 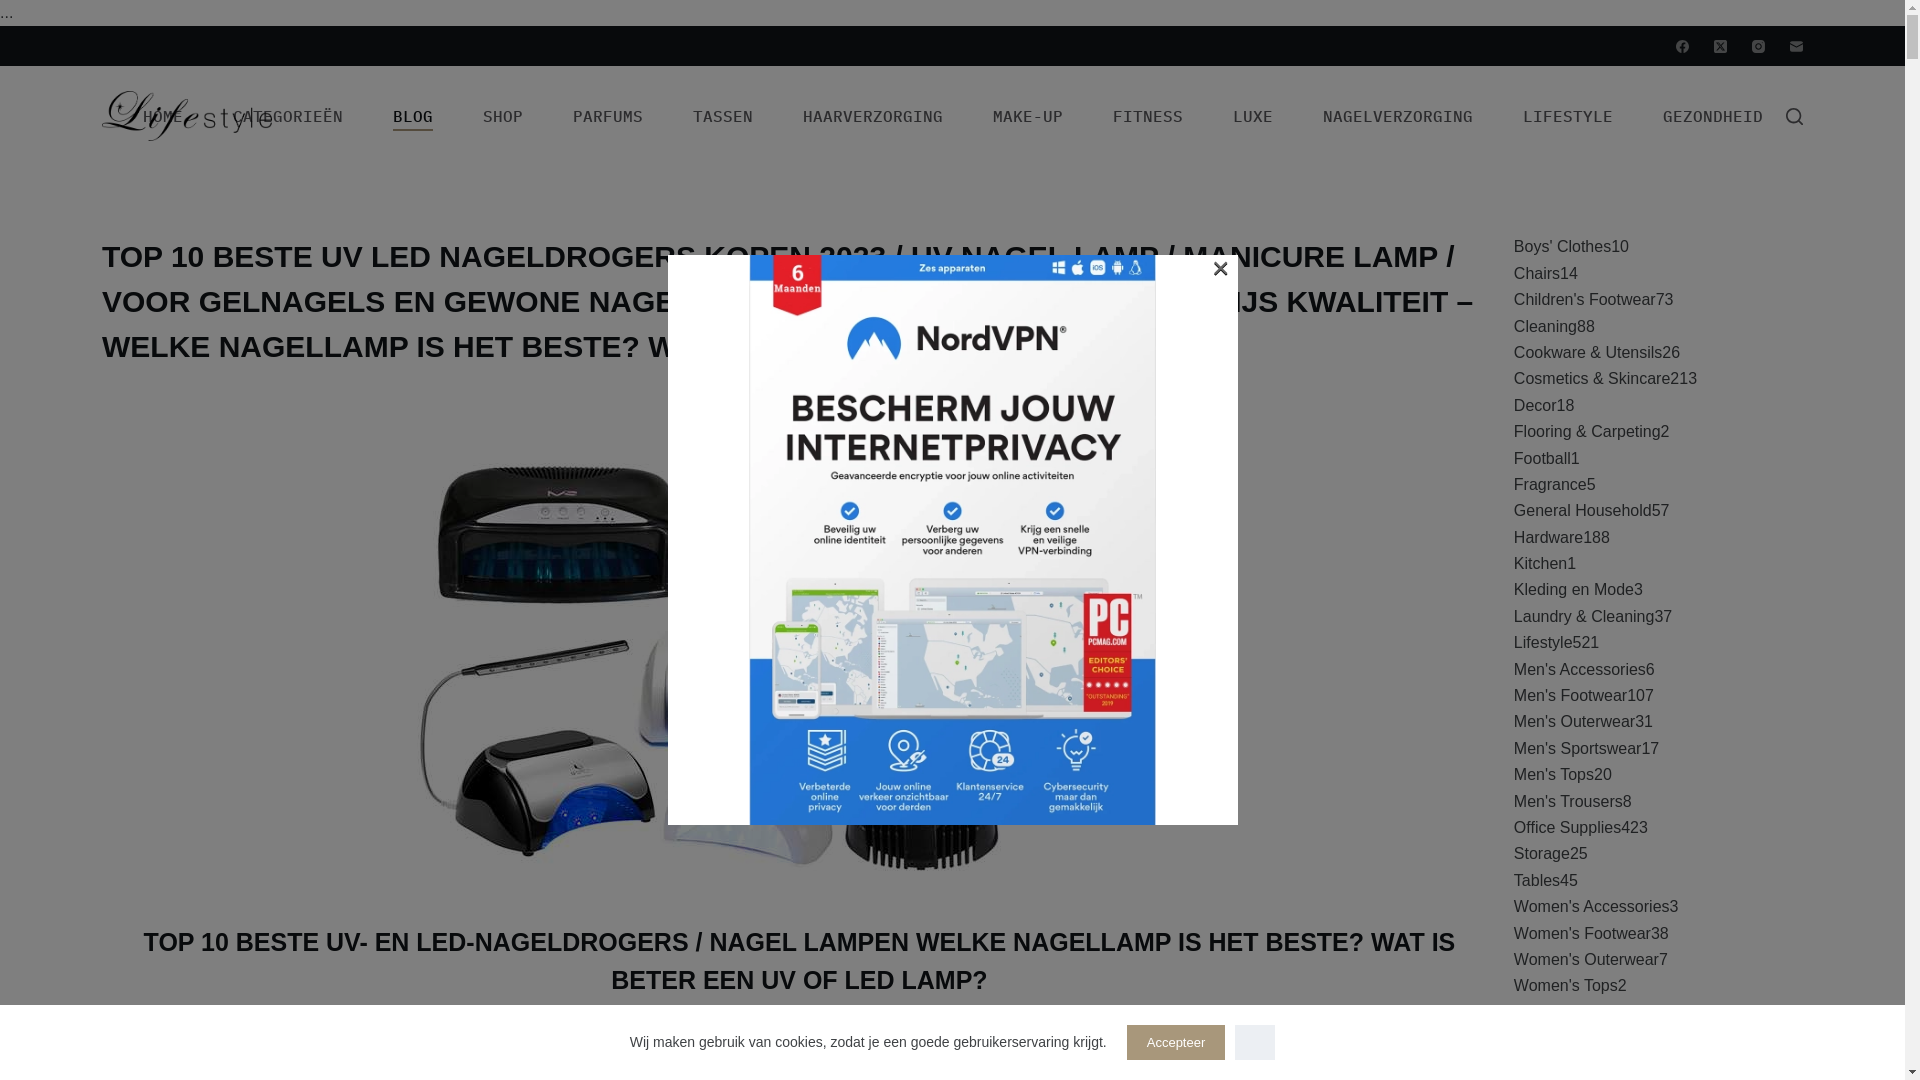 What do you see at coordinates (1573, 588) in the screenshot?
I see `'Kleding en Mode'` at bounding box center [1573, 588].